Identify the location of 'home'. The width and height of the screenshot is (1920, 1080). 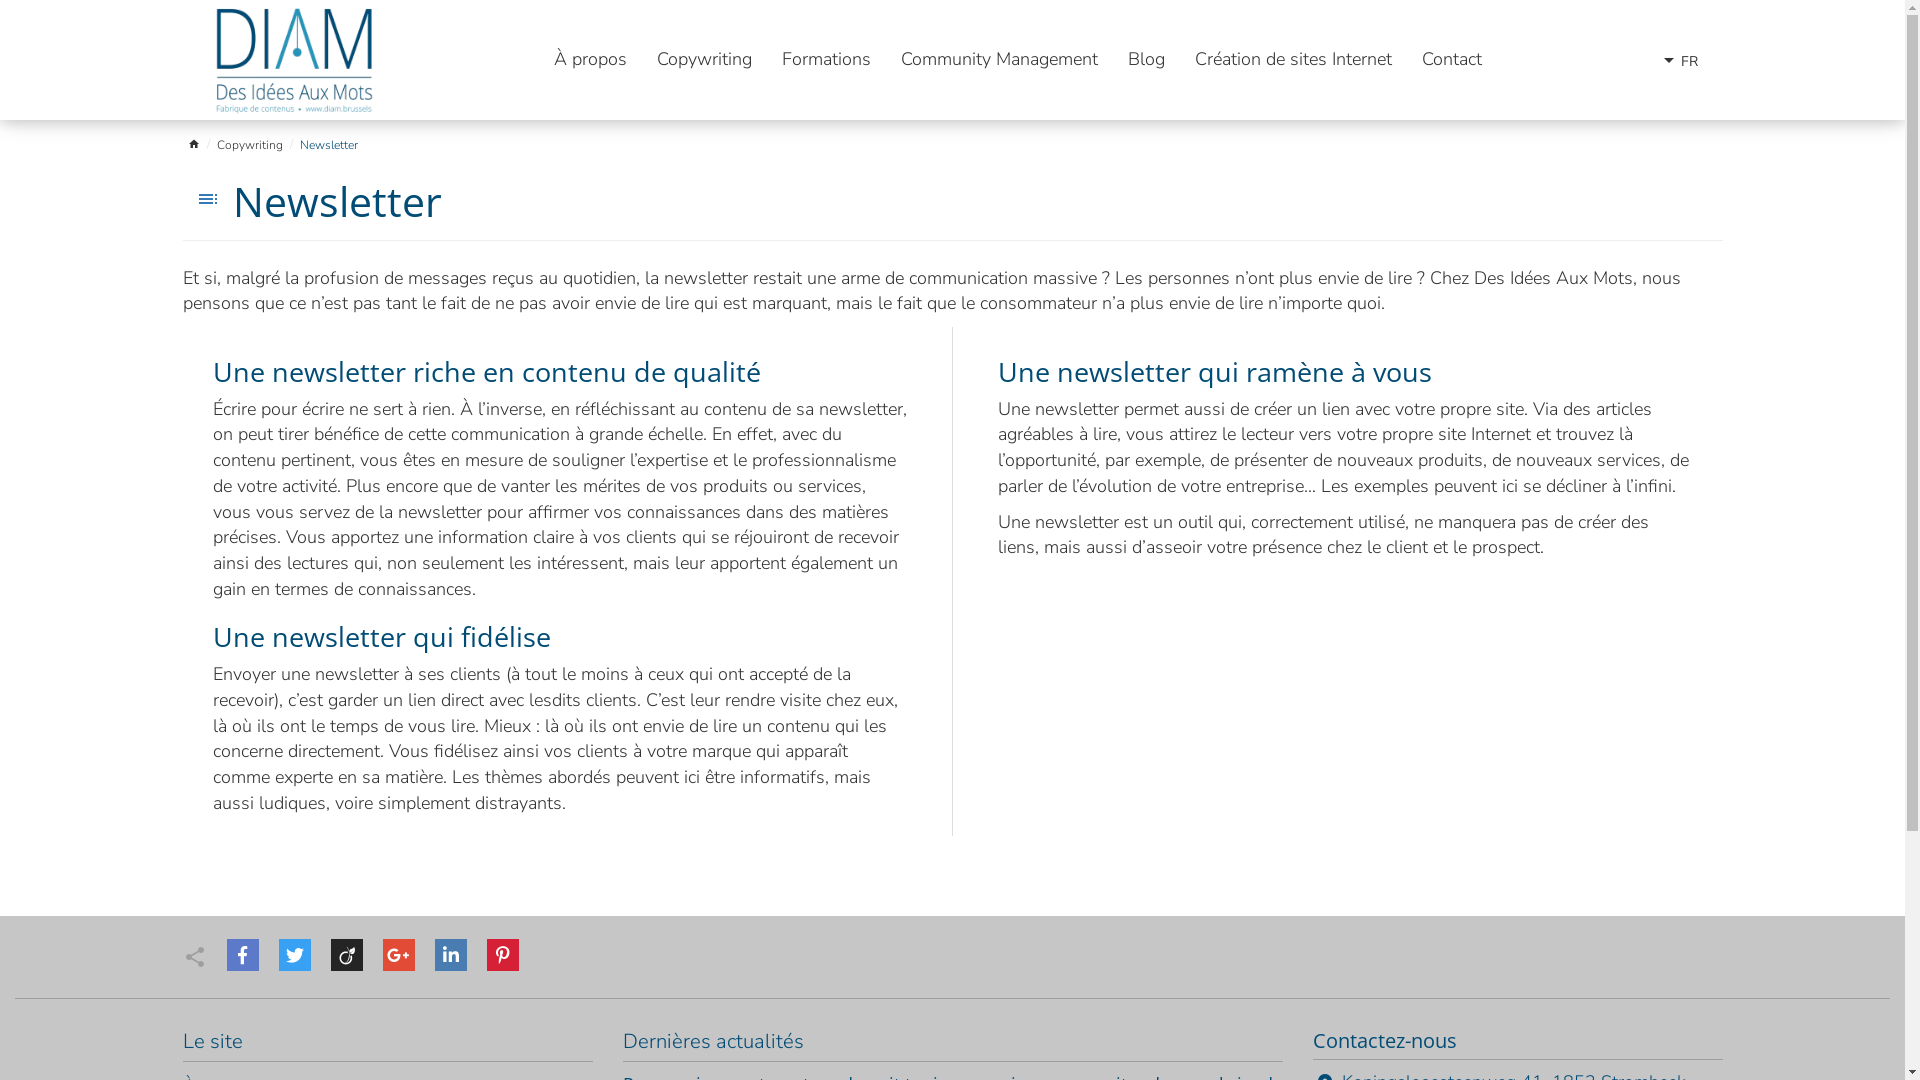
(192, 144).